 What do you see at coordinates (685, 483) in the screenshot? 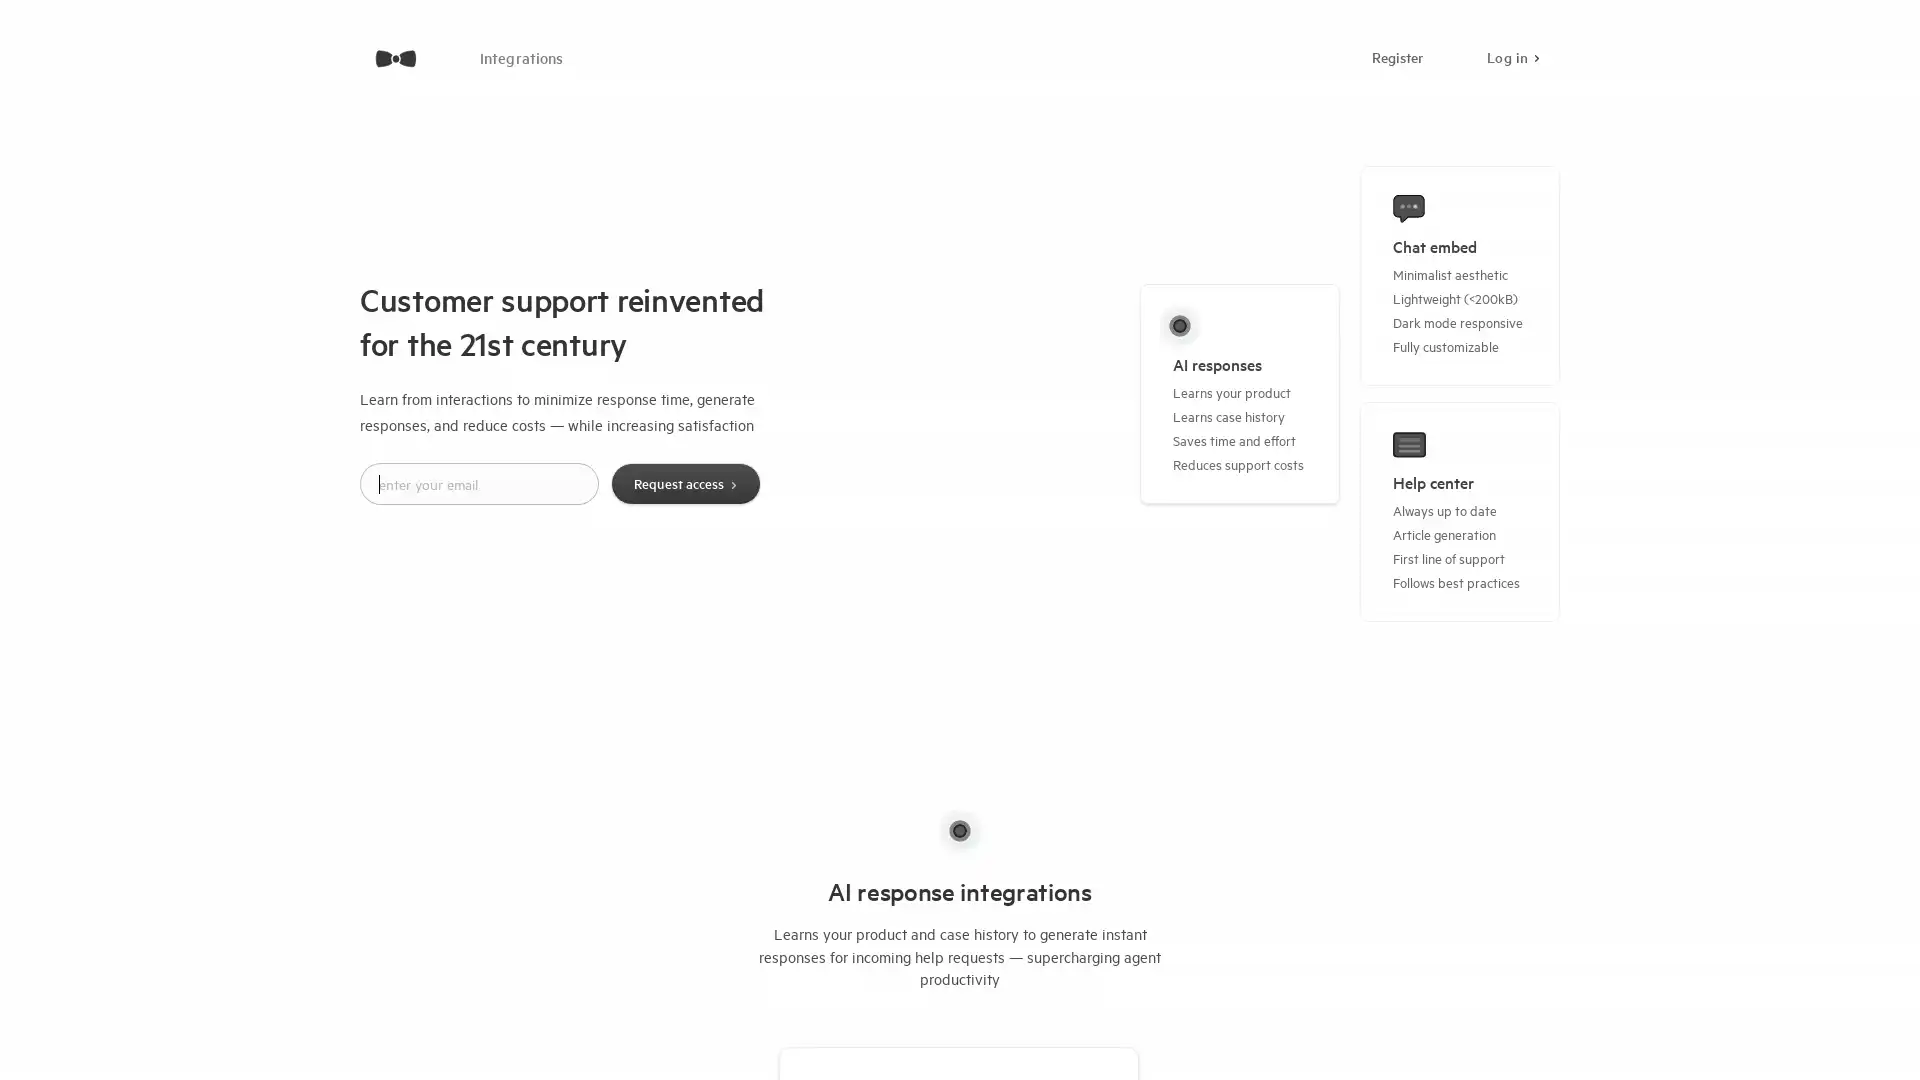
I see `Request access` at bounding box center [685, 483].